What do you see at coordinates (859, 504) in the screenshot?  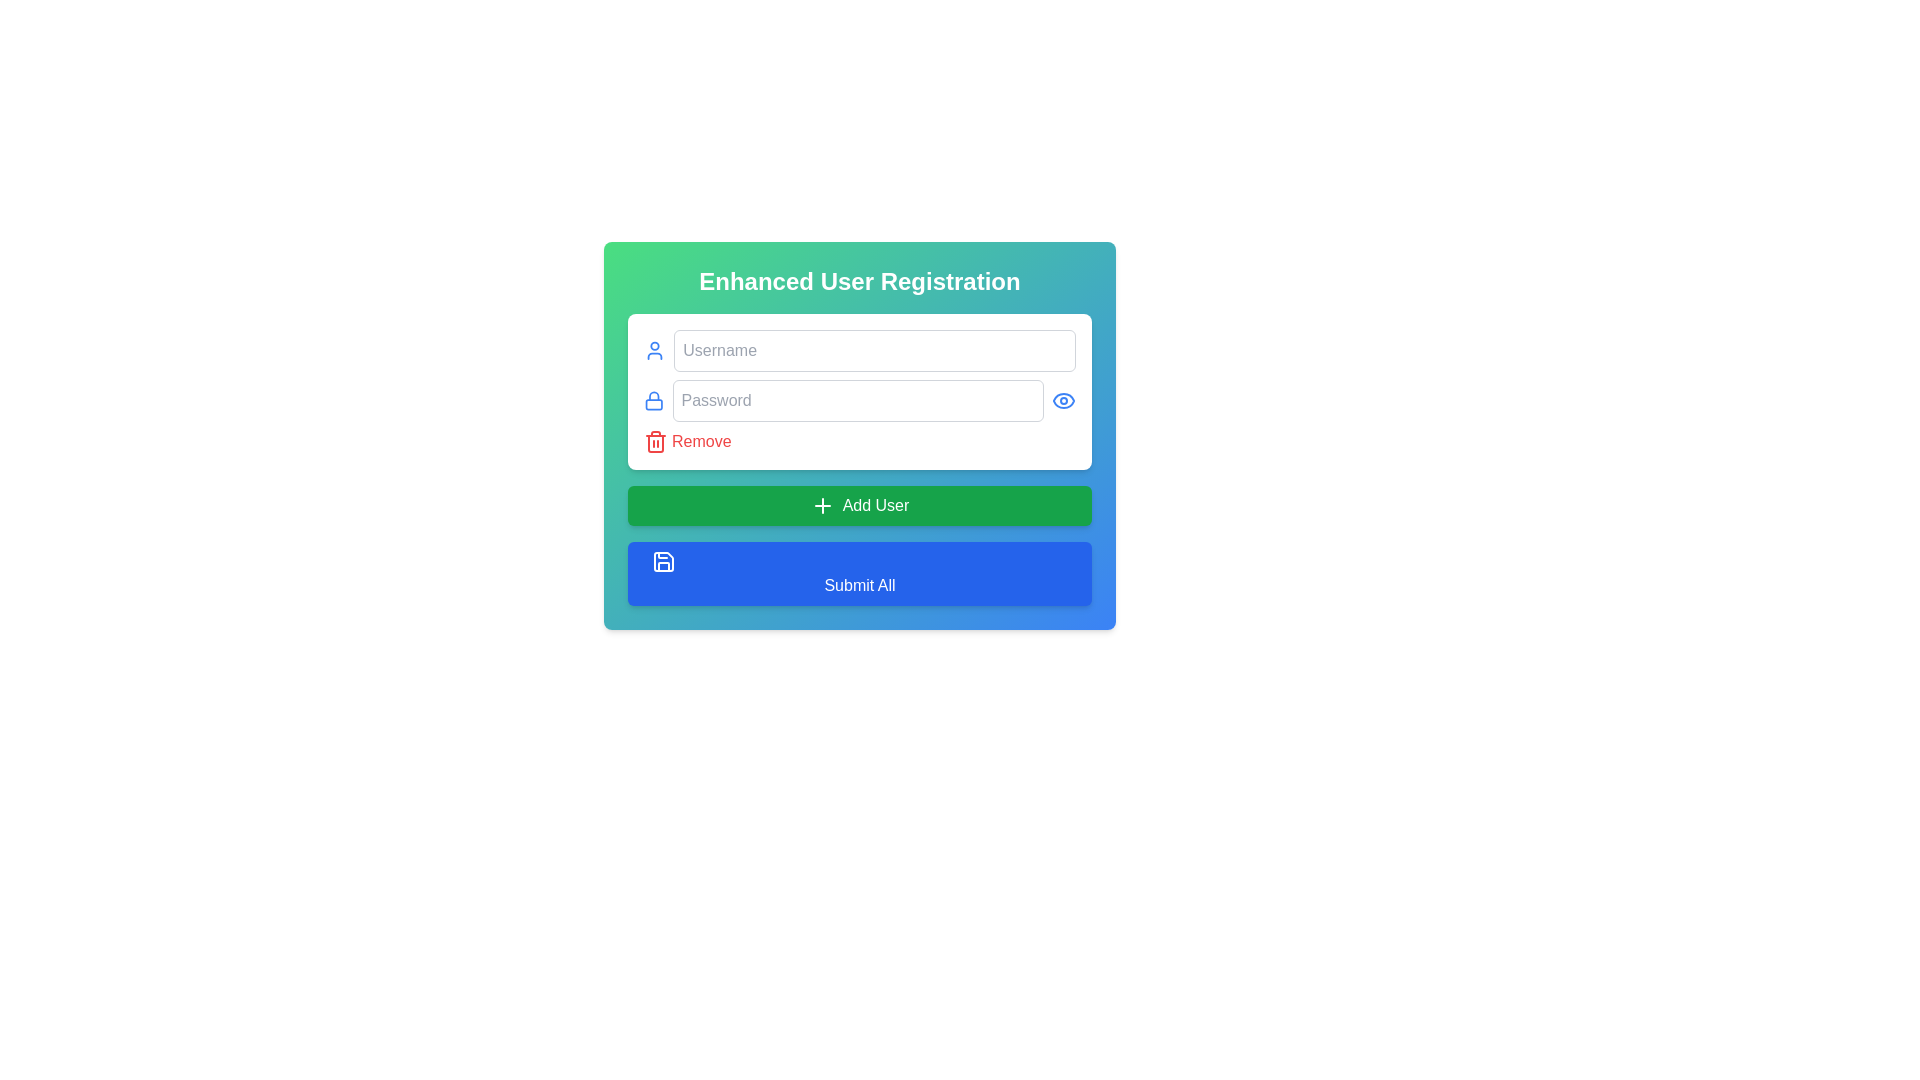 I see `the 'Add User' button, which is a rectangular button with a green background, white plus icon, and white text centered within it` at bounding box center [859, 504].